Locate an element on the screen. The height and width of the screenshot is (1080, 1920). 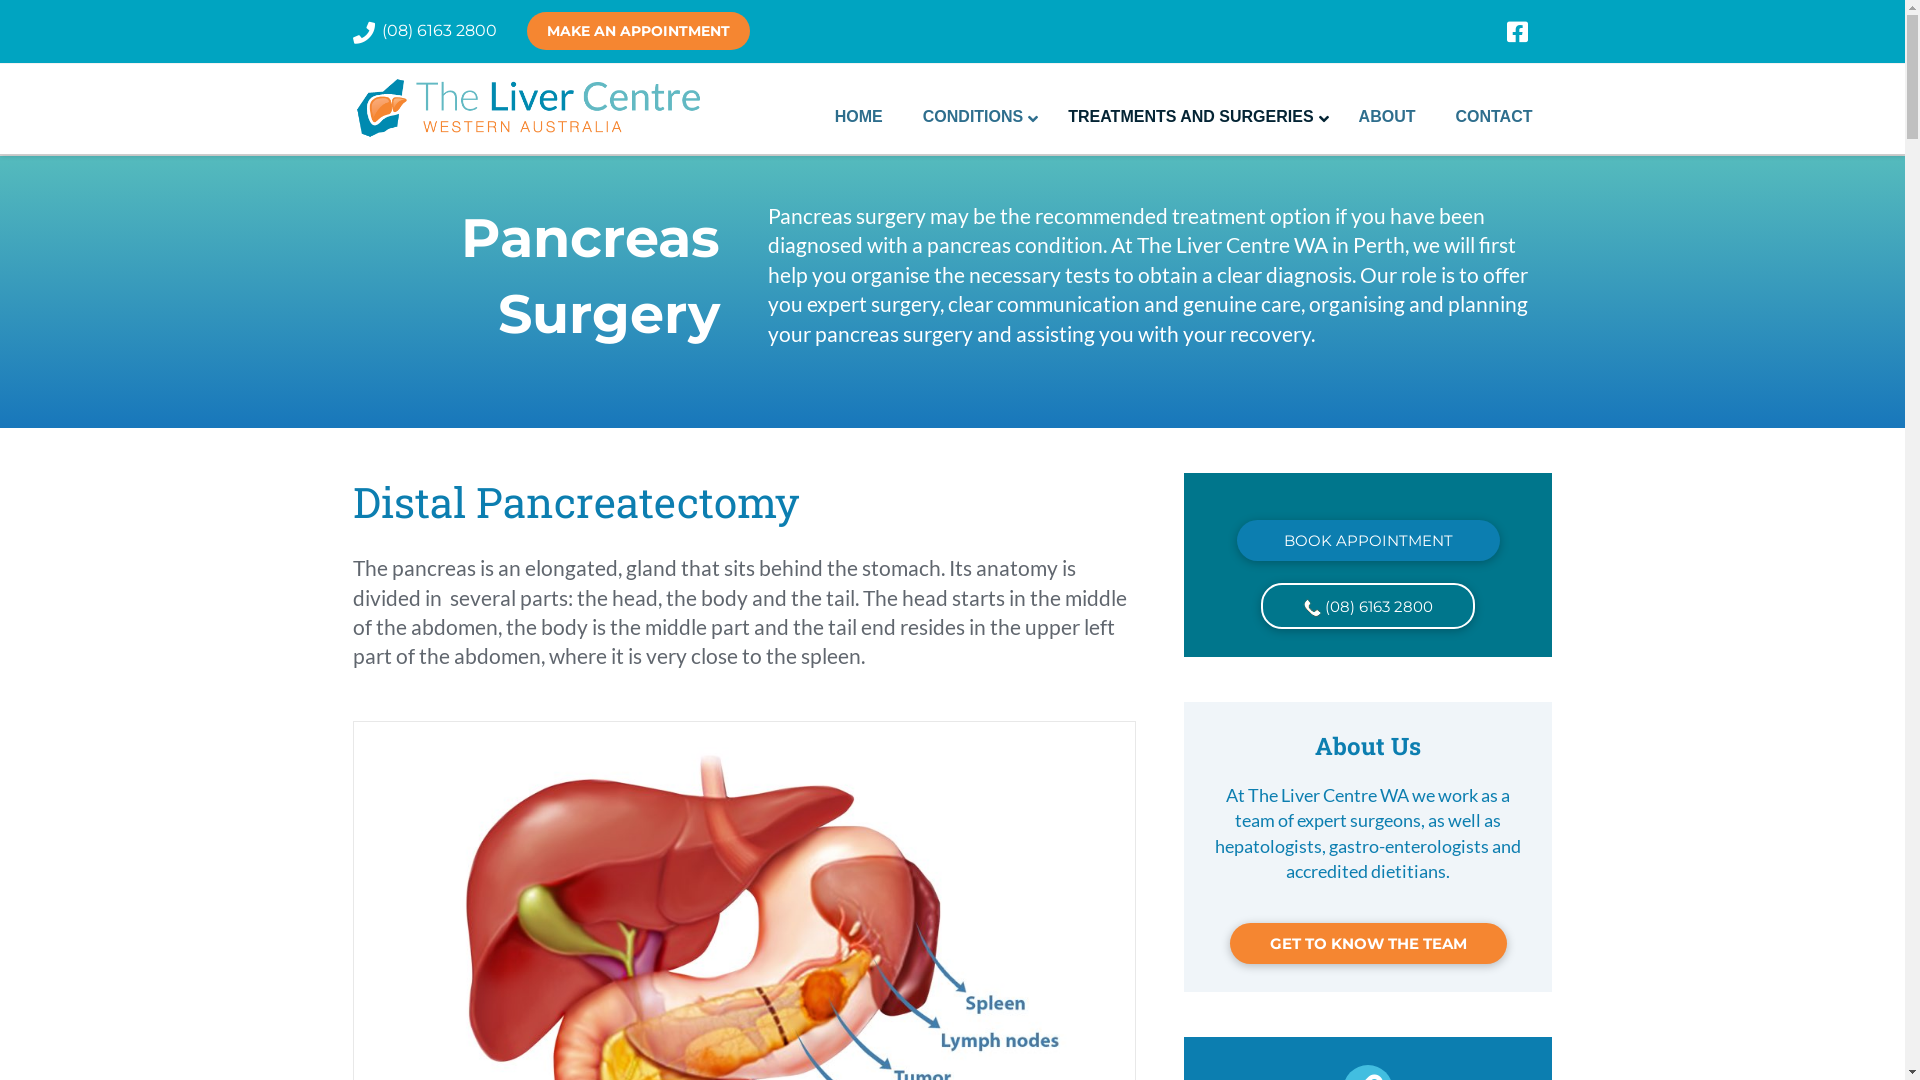
'GET TO KNOW THE TEAM' is located at coordinates (1367, 943).